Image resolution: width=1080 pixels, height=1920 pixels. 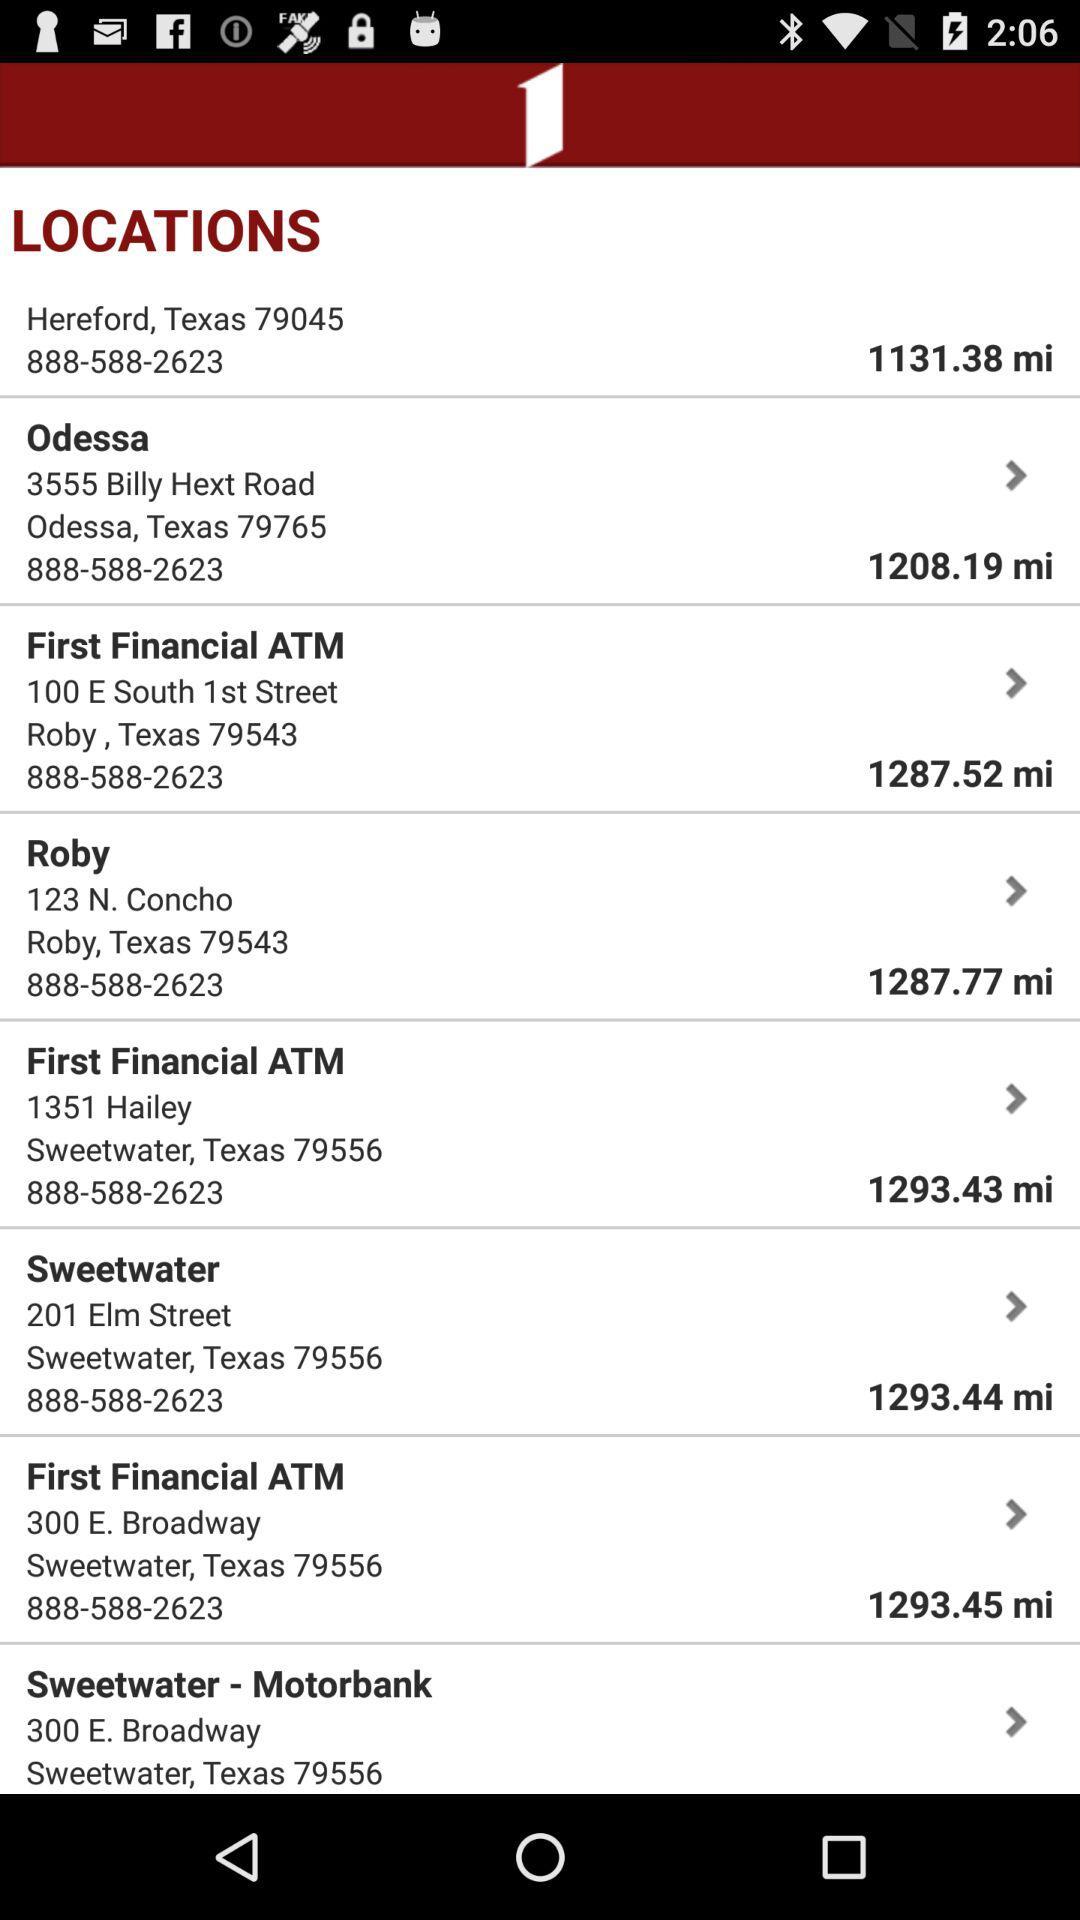 I want to click on the hereford, texas 79045 app, so click(x=185, y=316).